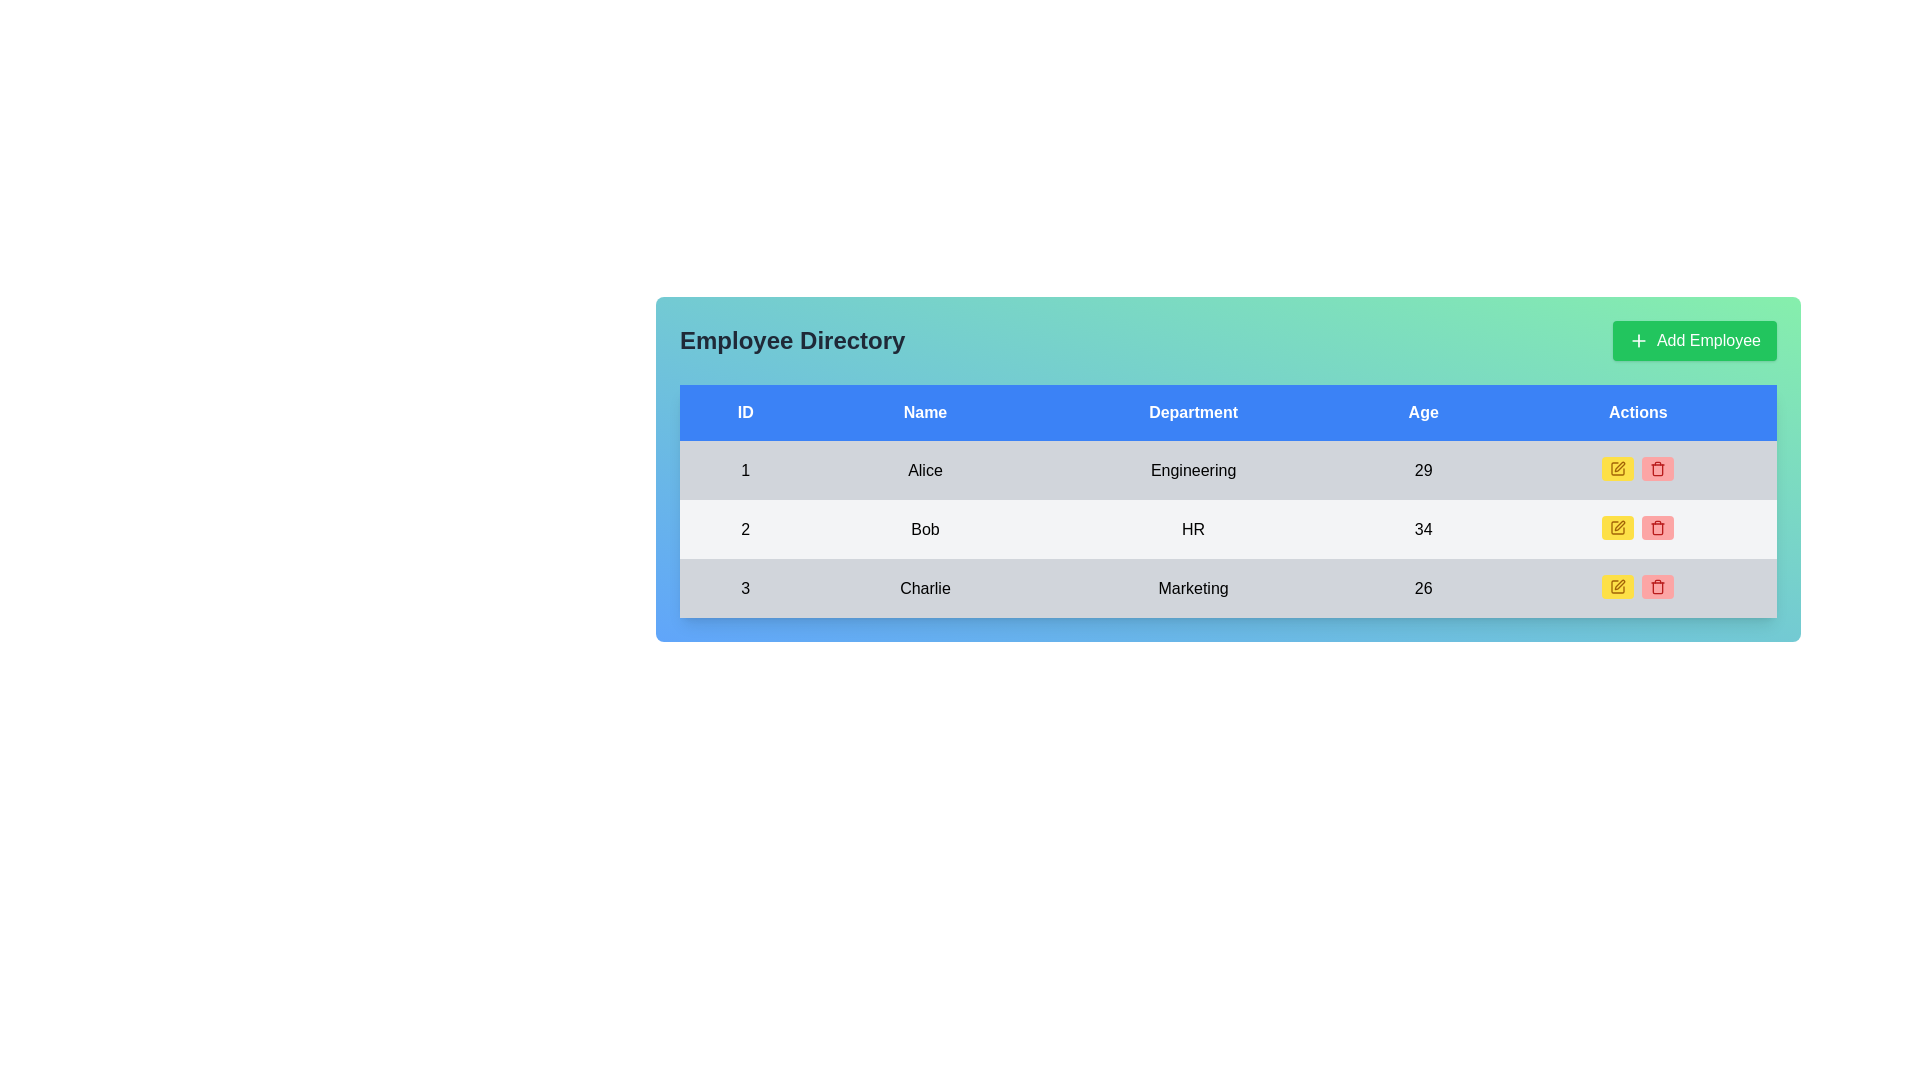  I want to click on the 'Age' column header in the Employee Directory table, which is located in the fourth column between 'Department' and 'Actions', so click(1422, 411).